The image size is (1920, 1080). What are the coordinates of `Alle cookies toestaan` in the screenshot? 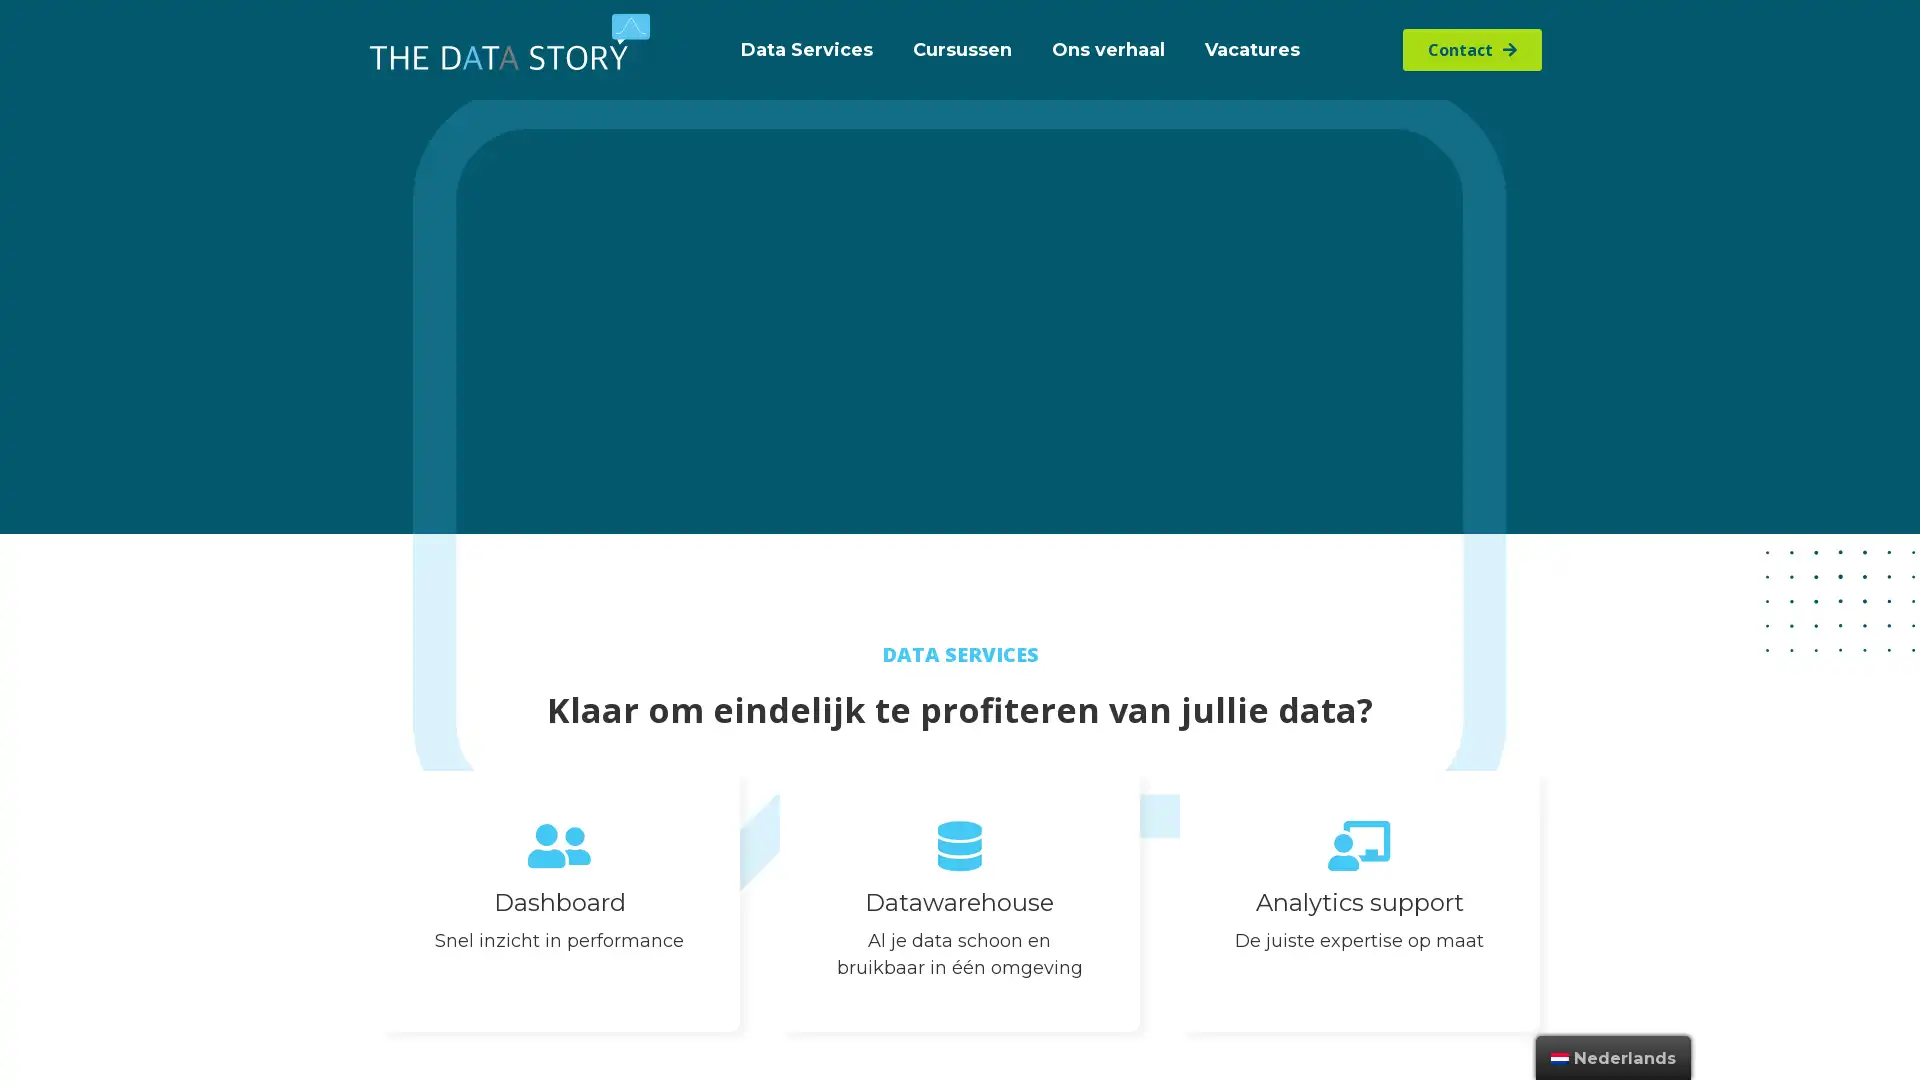 It's located at (394, 1023).